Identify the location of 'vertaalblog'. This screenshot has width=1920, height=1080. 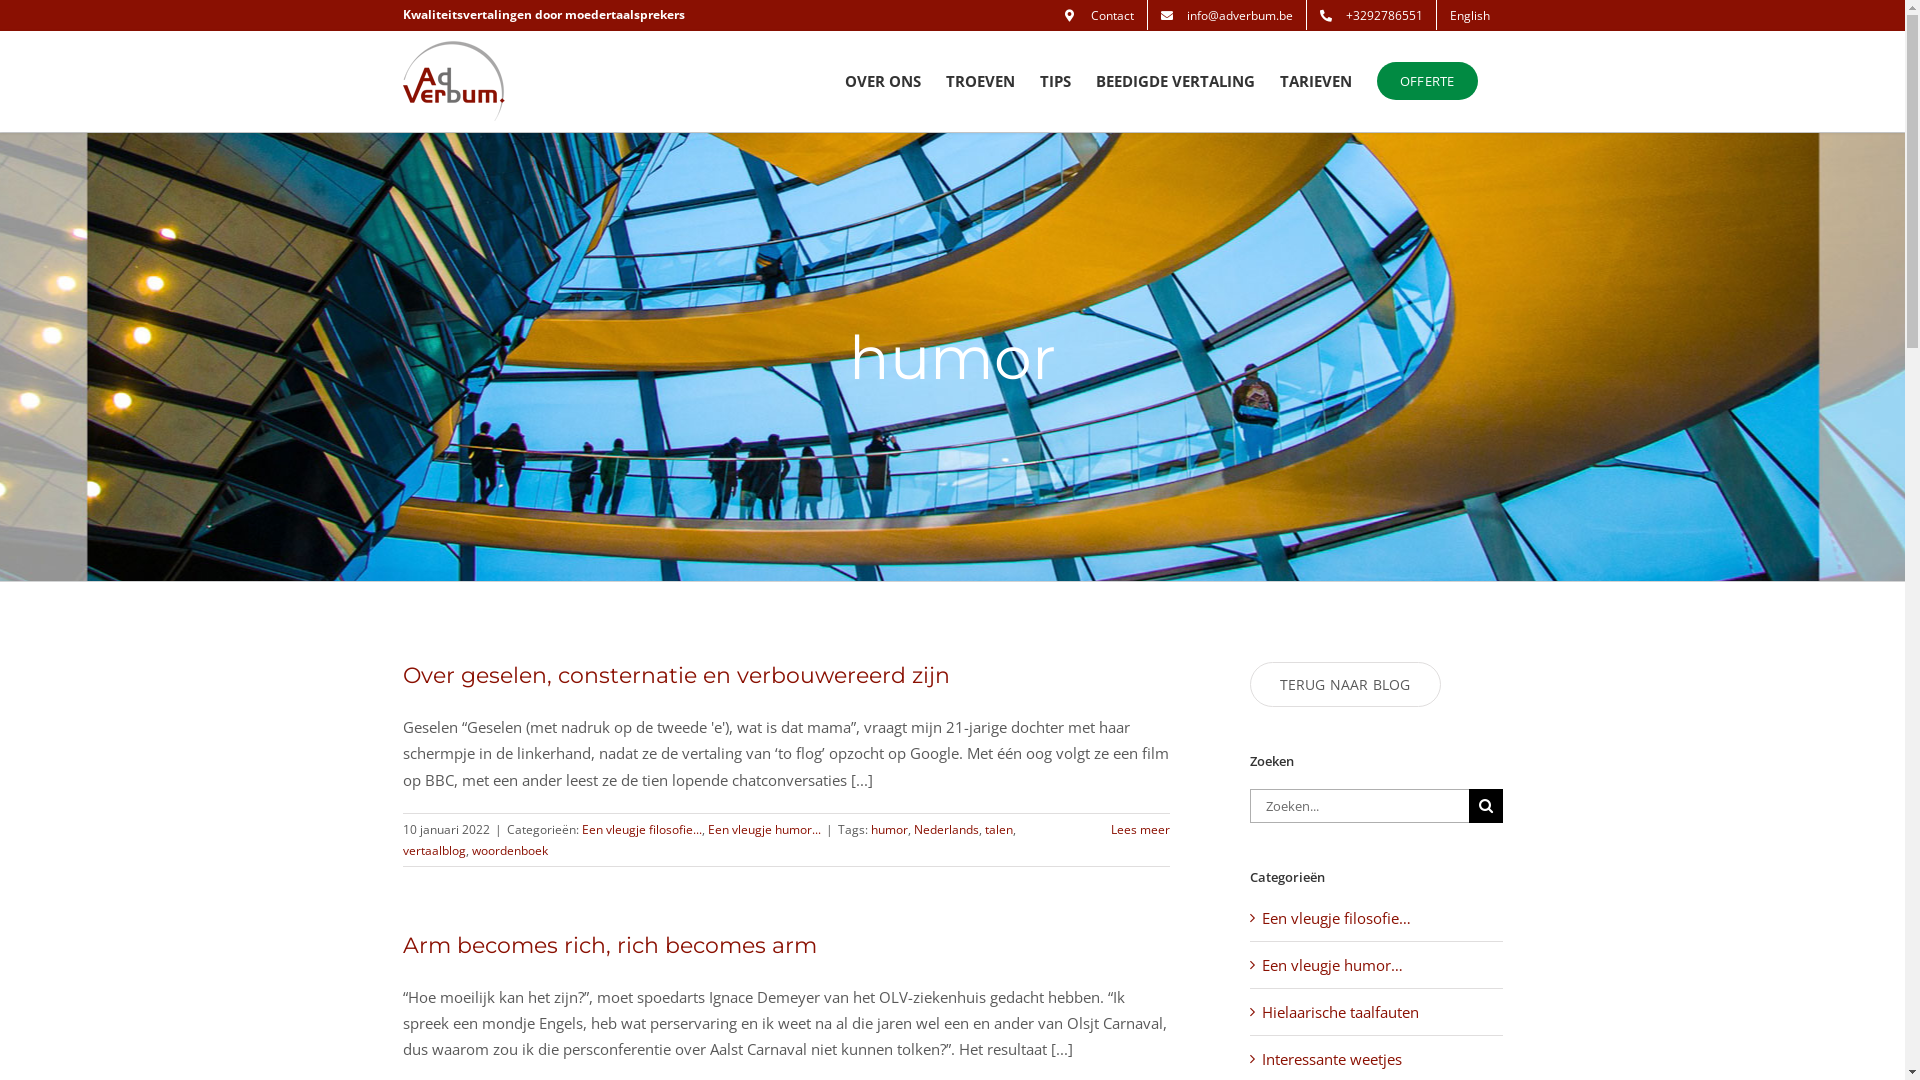
(432, 850).